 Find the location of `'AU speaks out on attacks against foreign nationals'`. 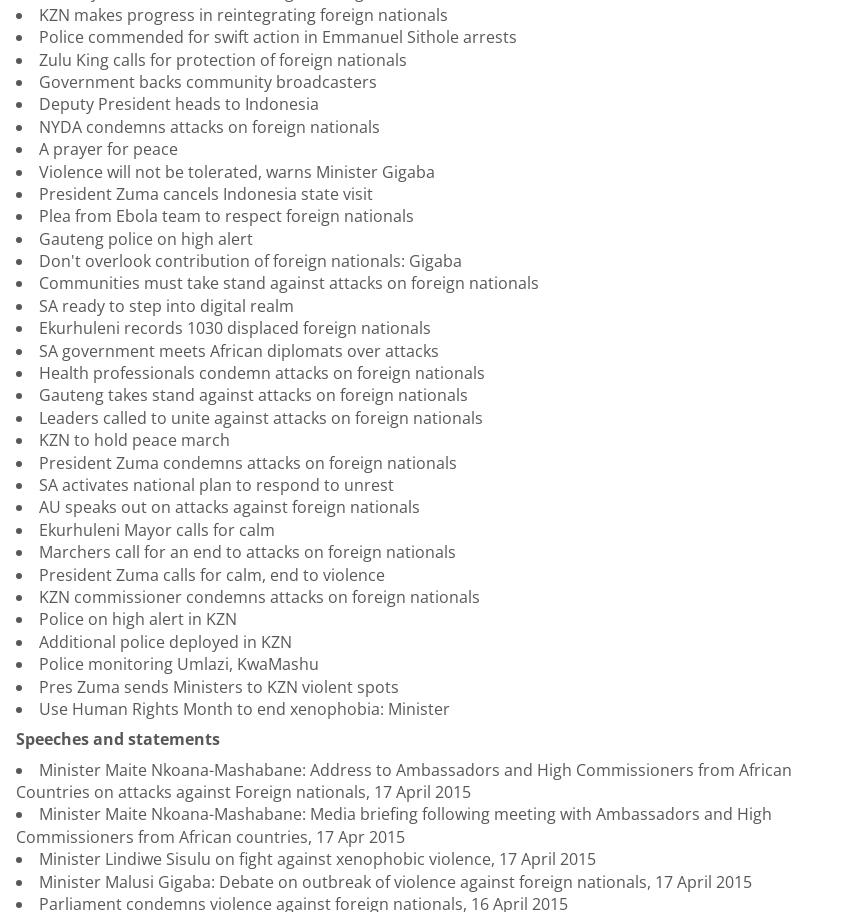

'AU speaks out on attacks against foreign nationals' is located at coordinates (229, 505).